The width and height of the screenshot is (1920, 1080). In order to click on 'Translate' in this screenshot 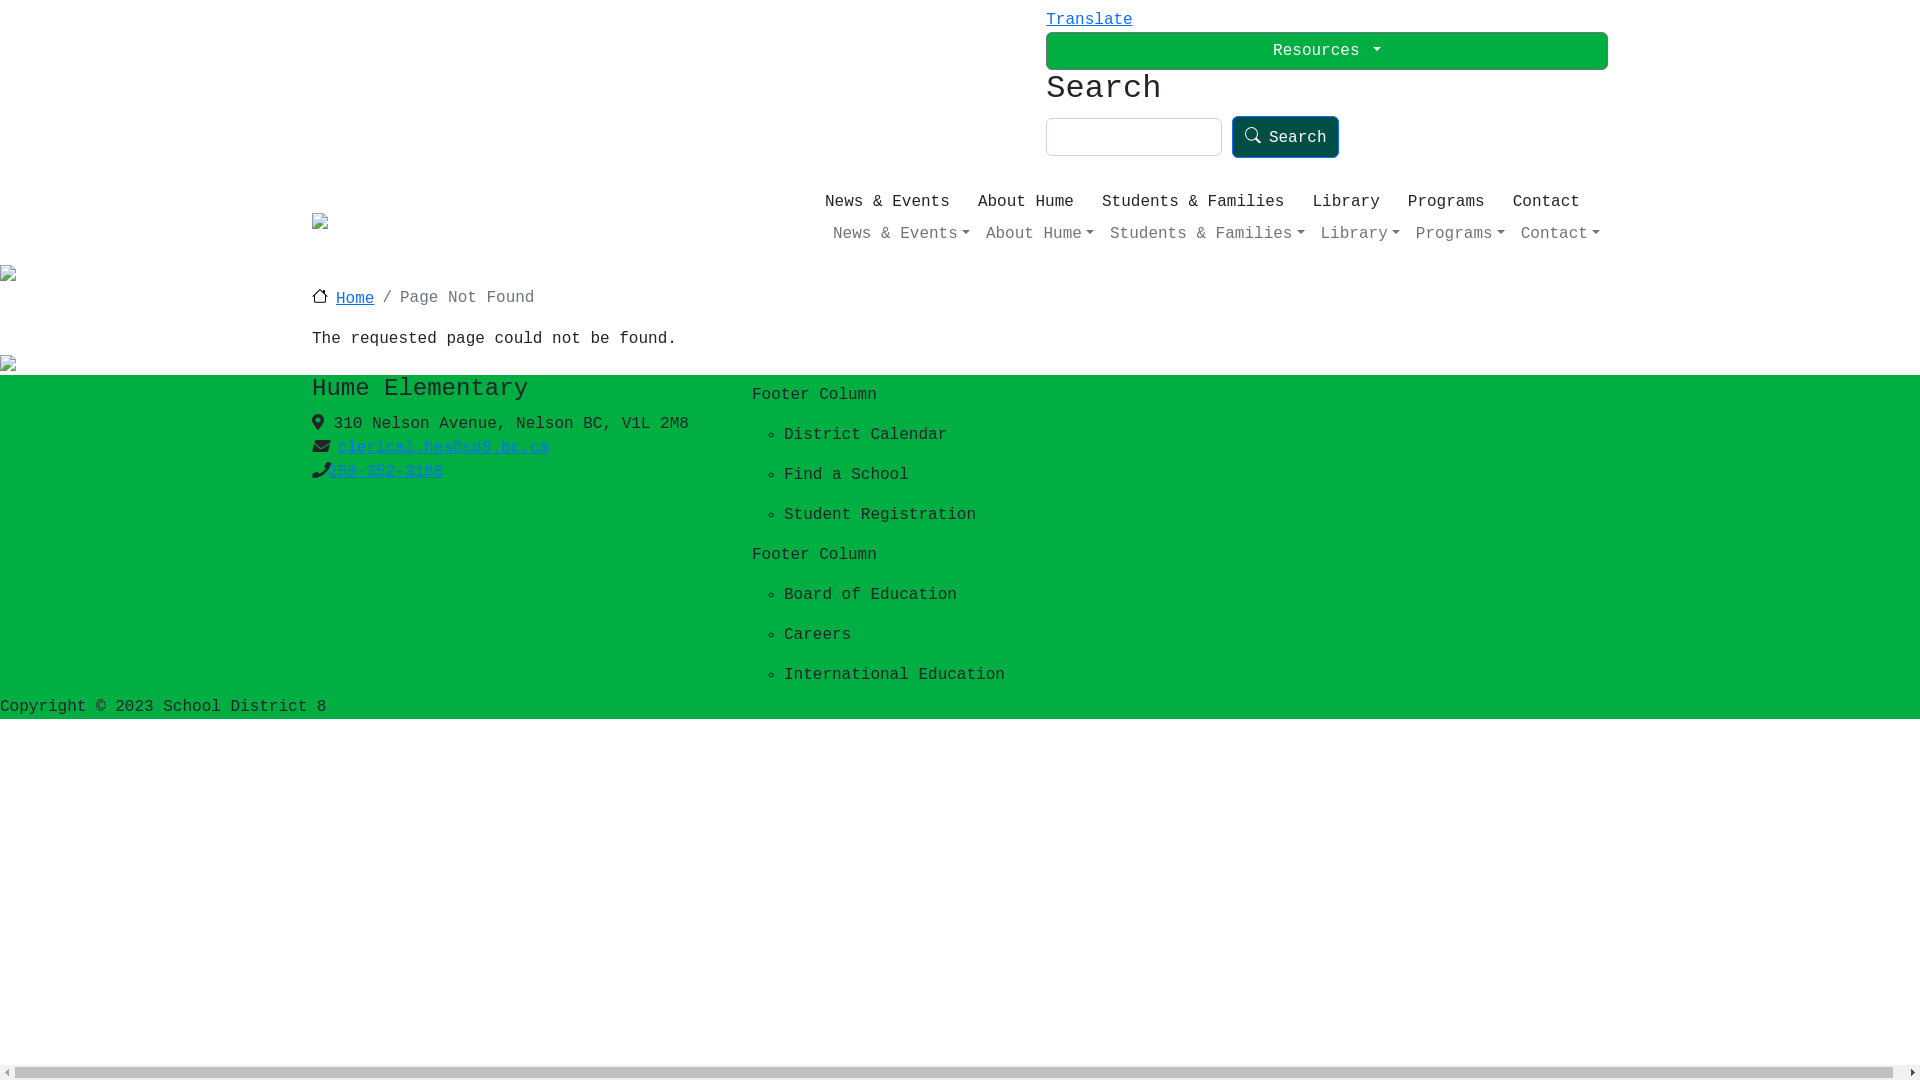, I will do `click(1088, 19)`.